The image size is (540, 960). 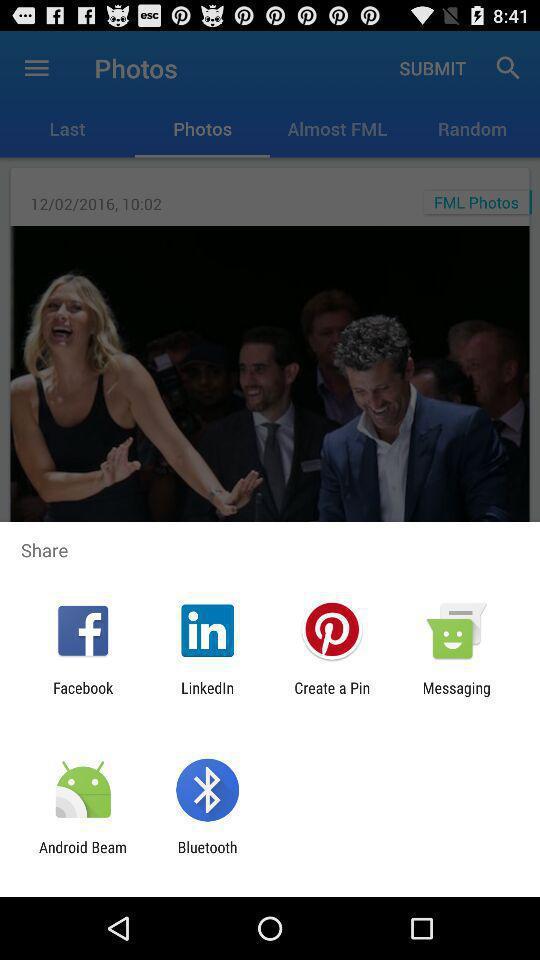 What do you see at coordinates (456, 696) in the screenshot?
I see `the icon next to create a pin` at bounding box center [456, 696].